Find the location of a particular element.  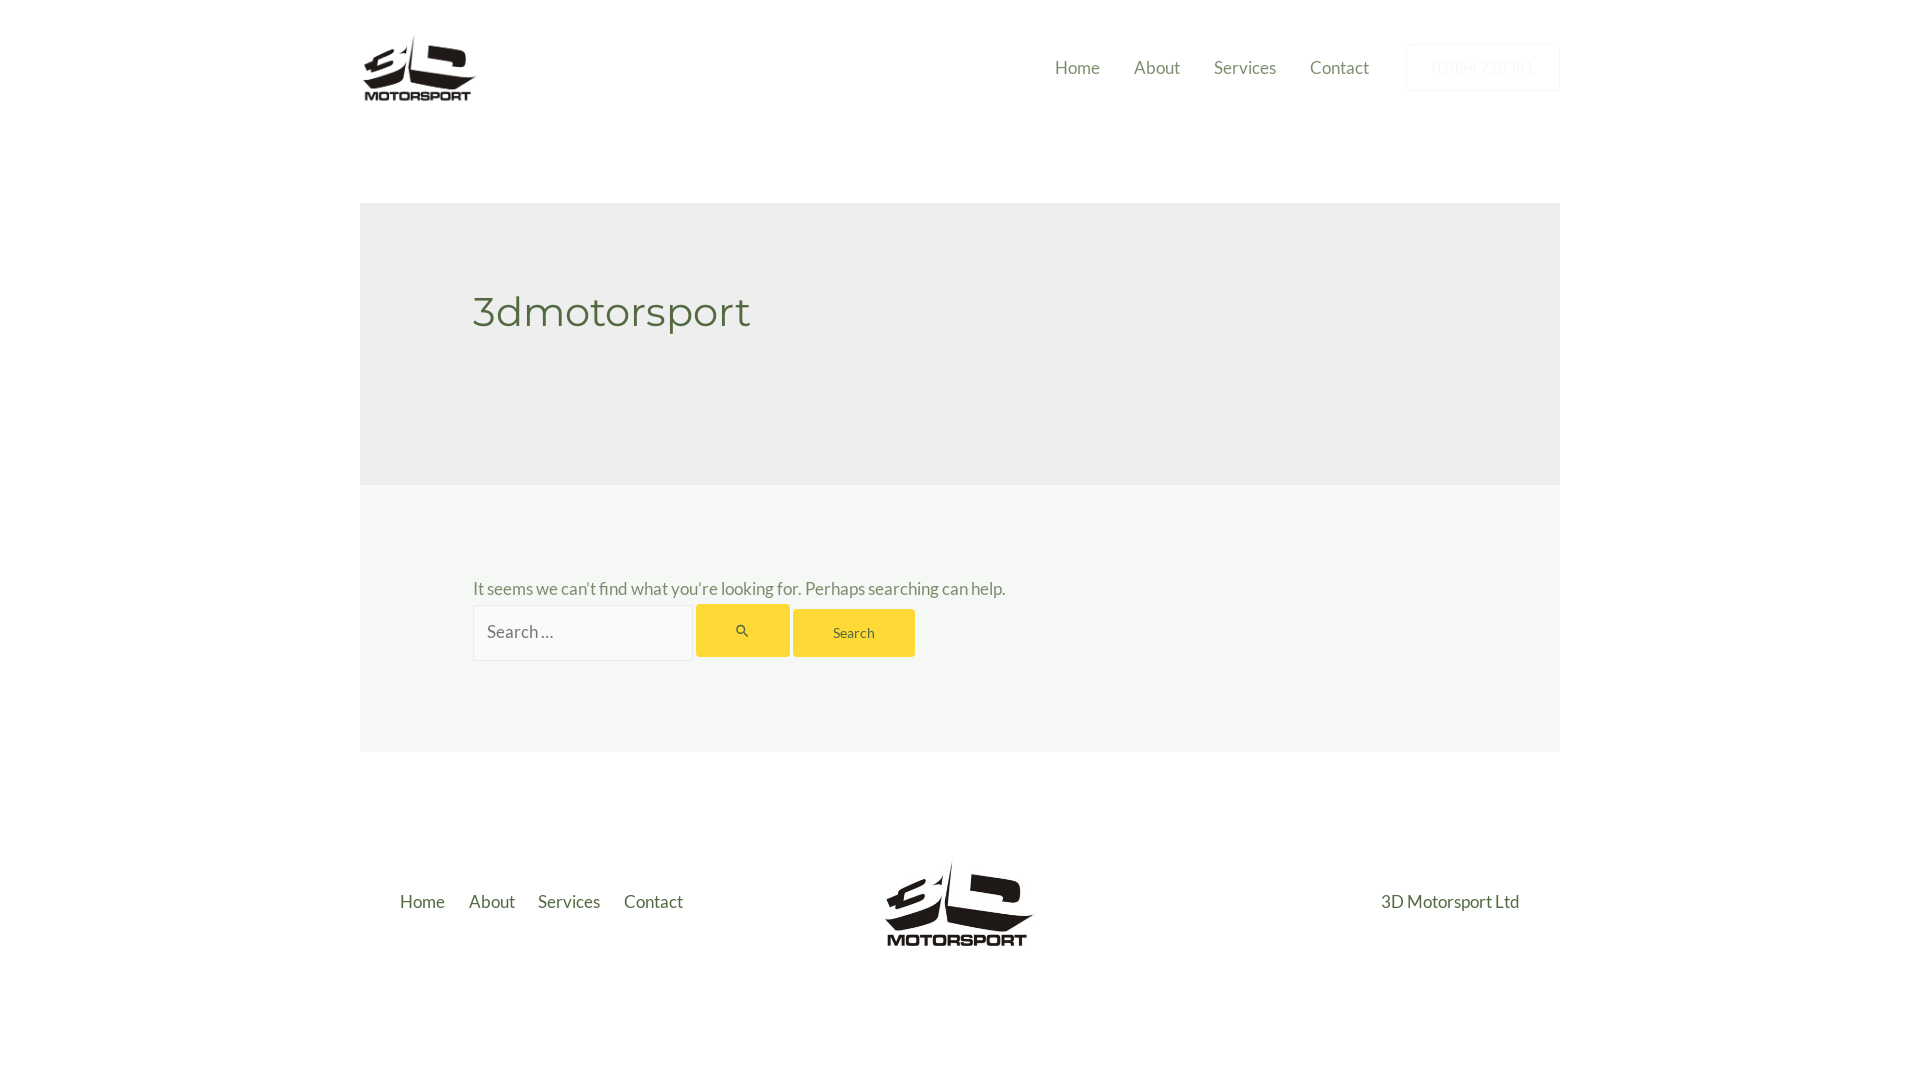

'About' is located at coordinates (1156, 67).